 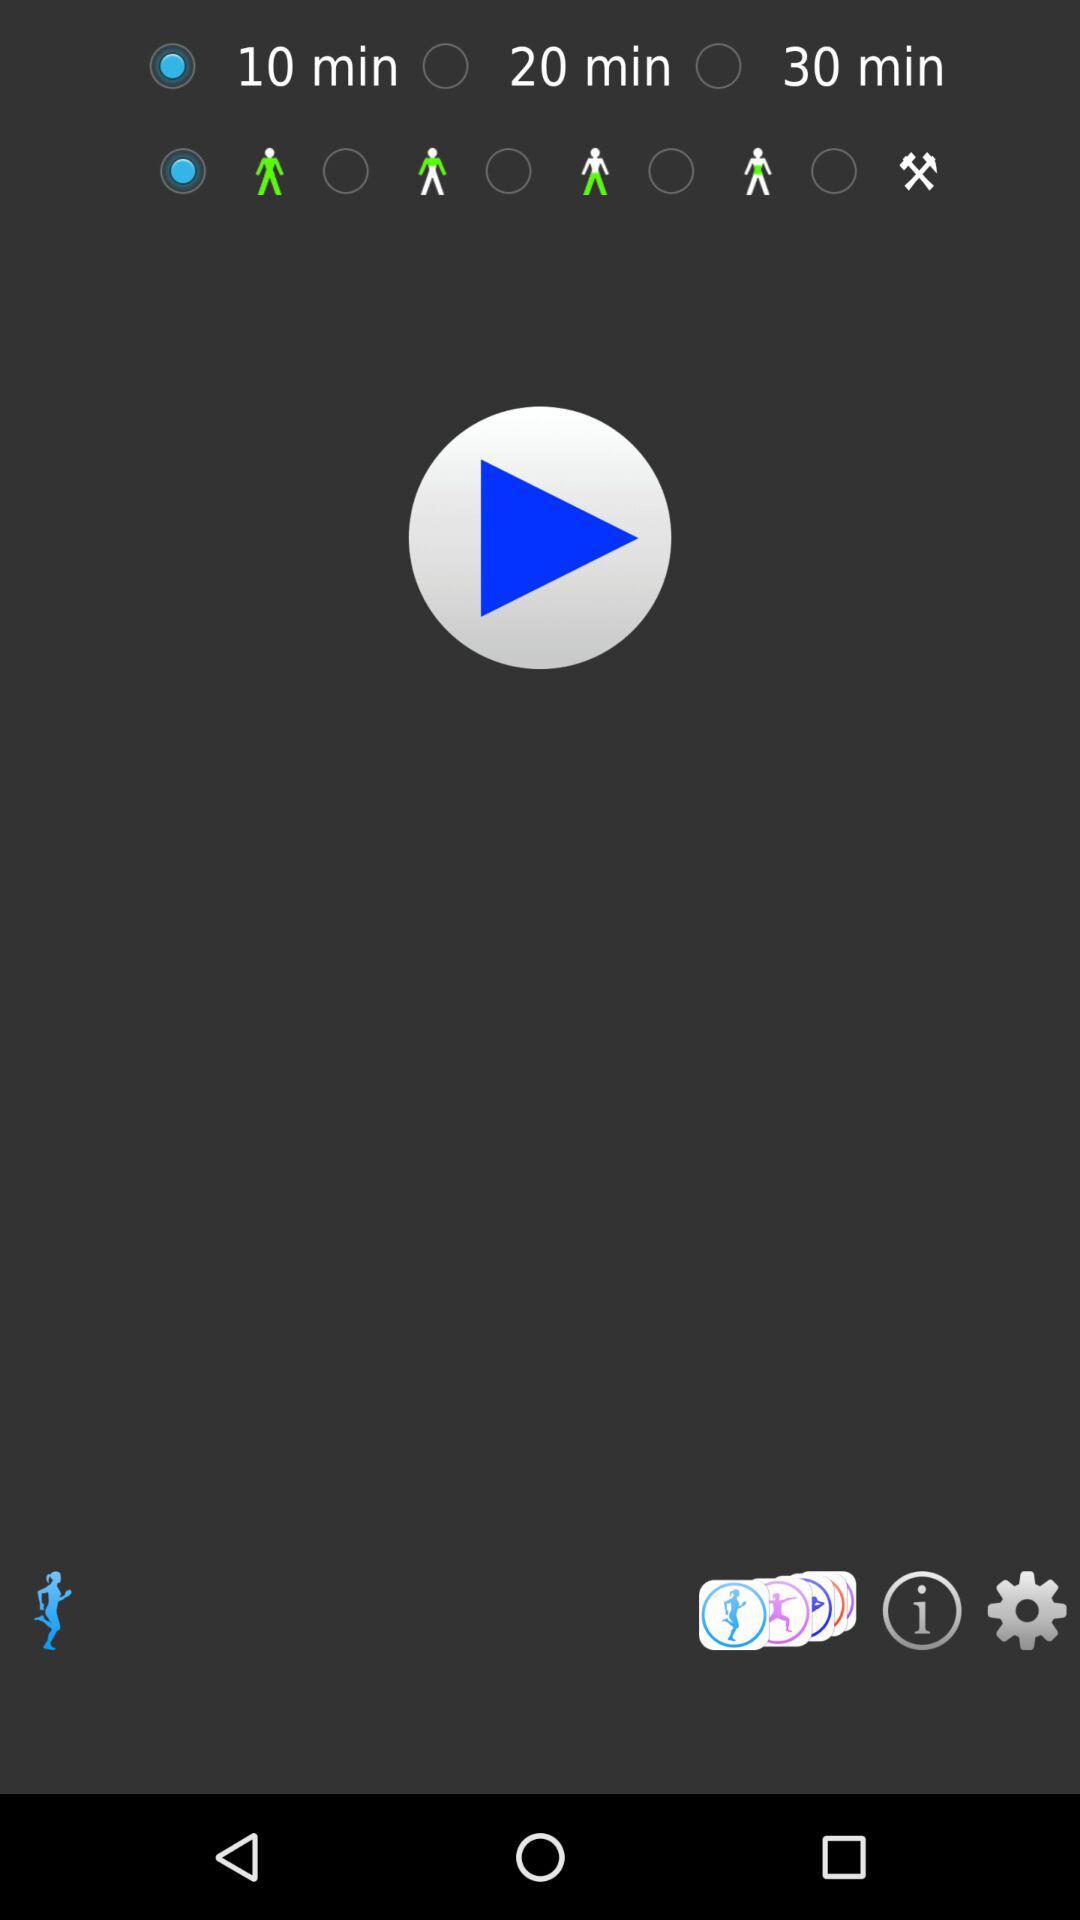 What do you see at coordinates (1027, 1610) in the screenshot?
I see `settings` at bounding box center [1027, 1610].